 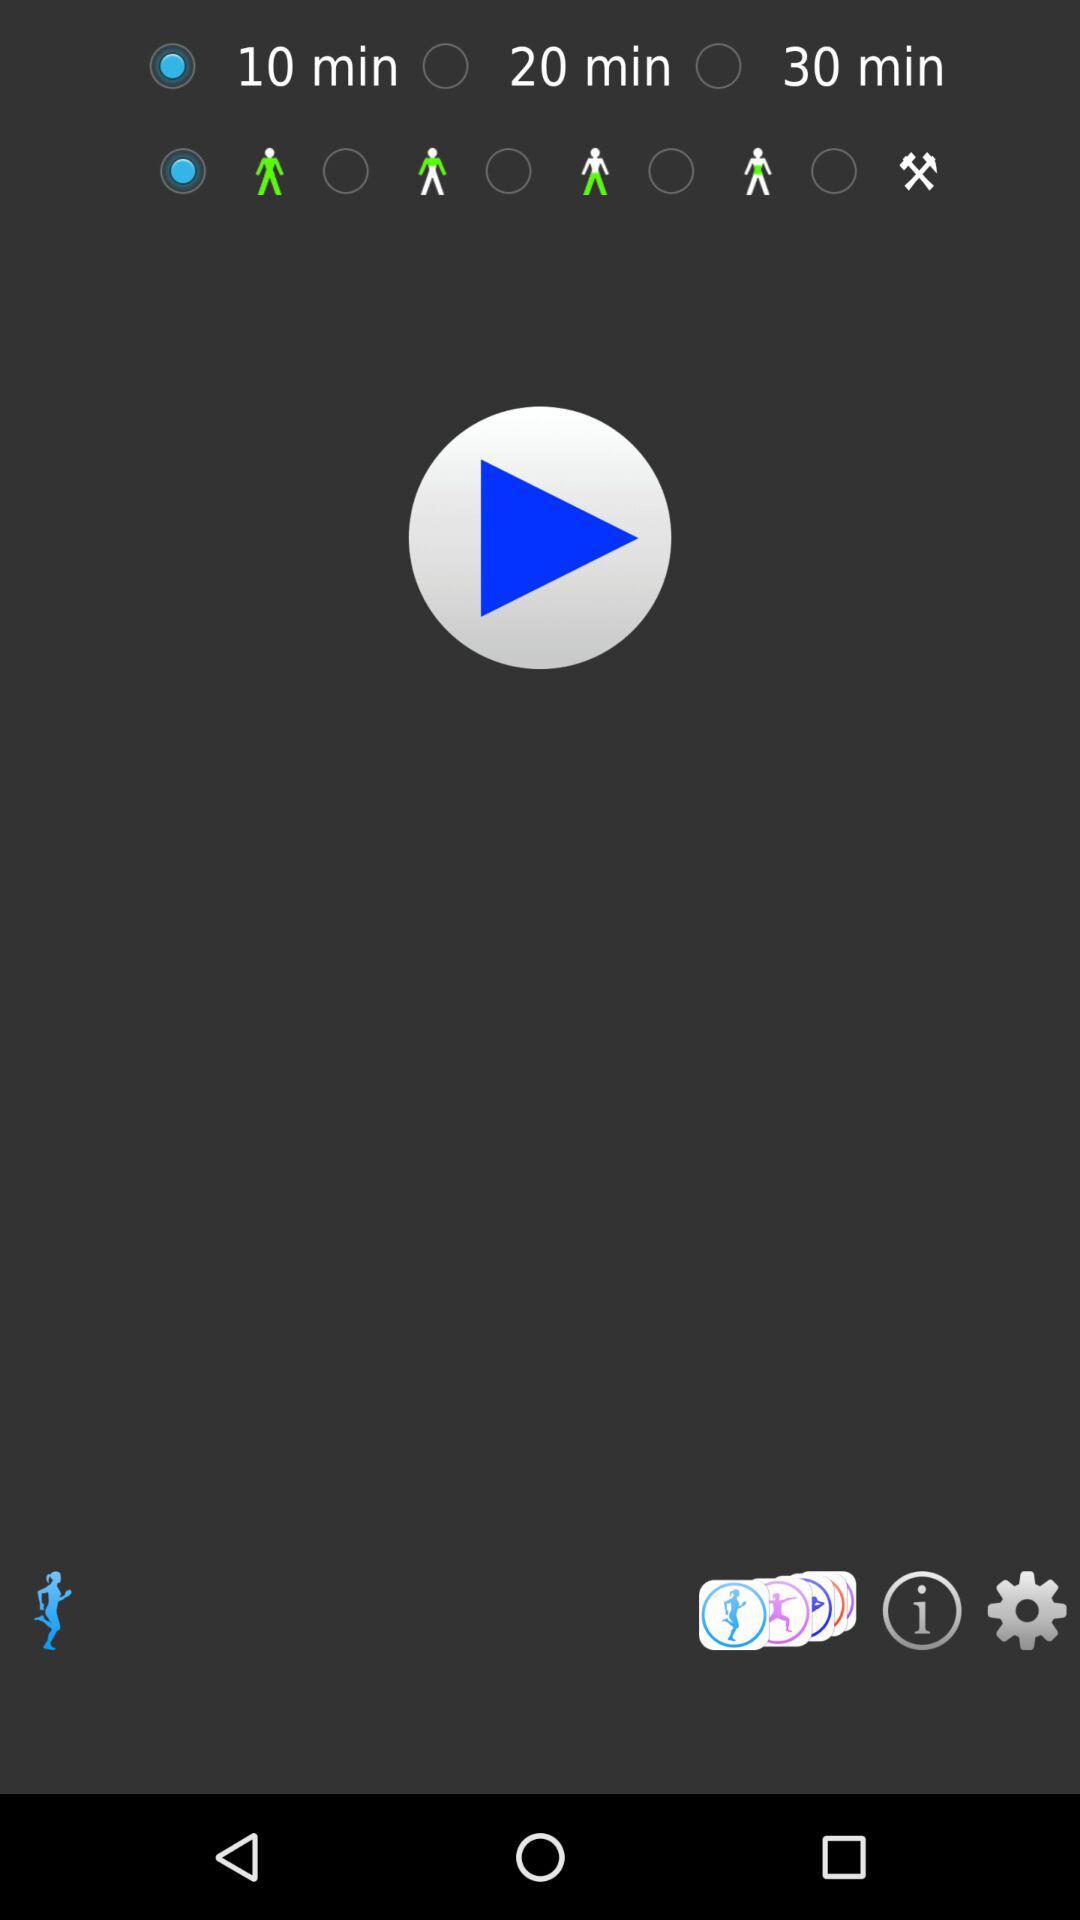 What do you see at coordinates (1027, 1610) in the screenshot?
I see `settings` at bounding box center [1027, 1610].